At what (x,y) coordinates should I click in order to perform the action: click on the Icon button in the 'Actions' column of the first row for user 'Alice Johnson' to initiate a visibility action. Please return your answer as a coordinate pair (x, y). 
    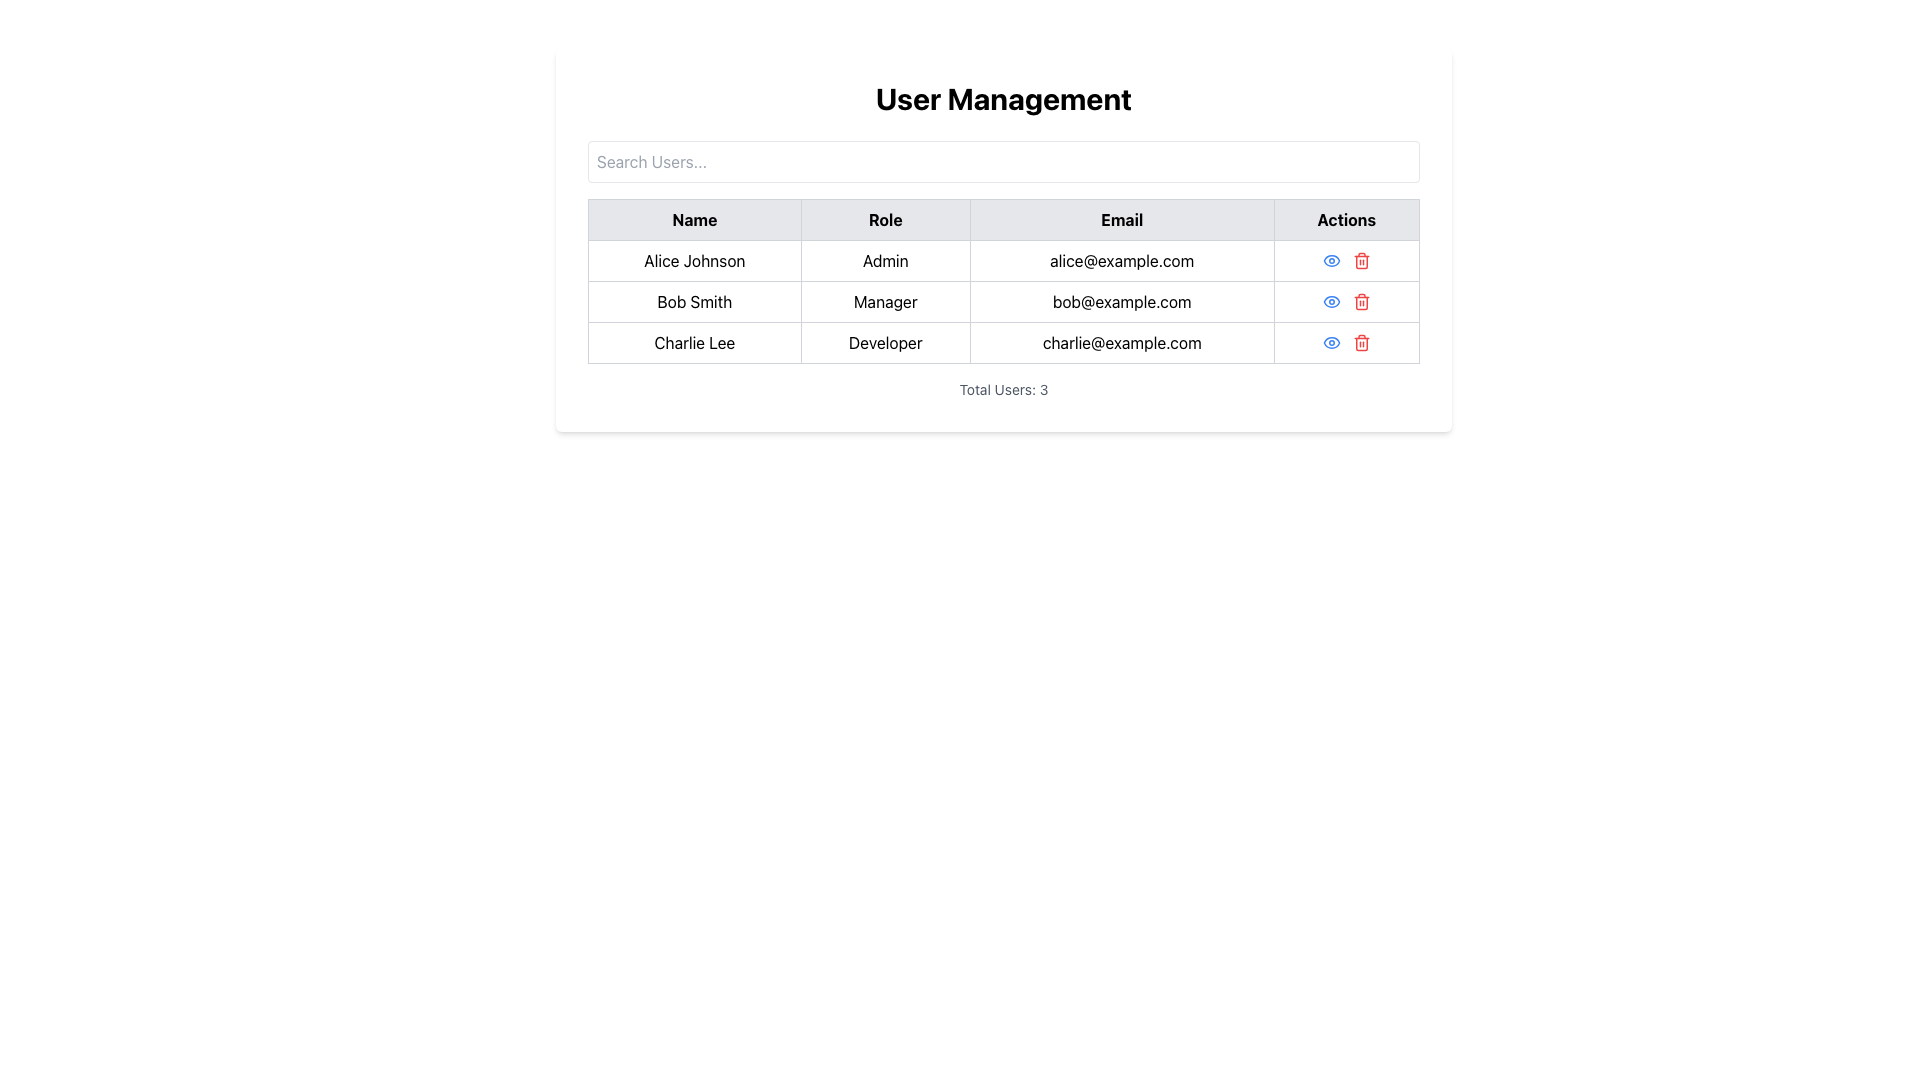
    Looking at the image, I should click on (1330, 260).